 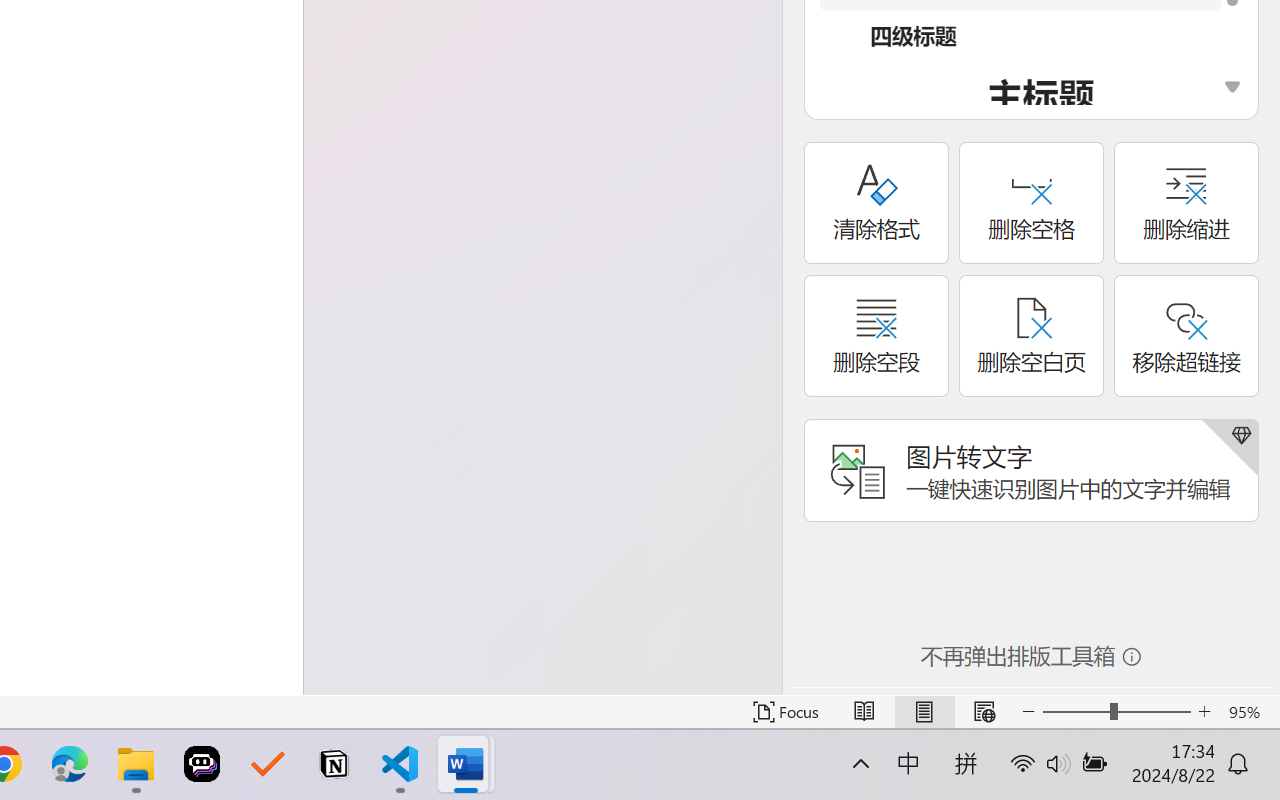 What do you see at coordinates (1248, 711) in the screenshot?
I see `'Zoom 95%'` at bounding box center [1248, 711].